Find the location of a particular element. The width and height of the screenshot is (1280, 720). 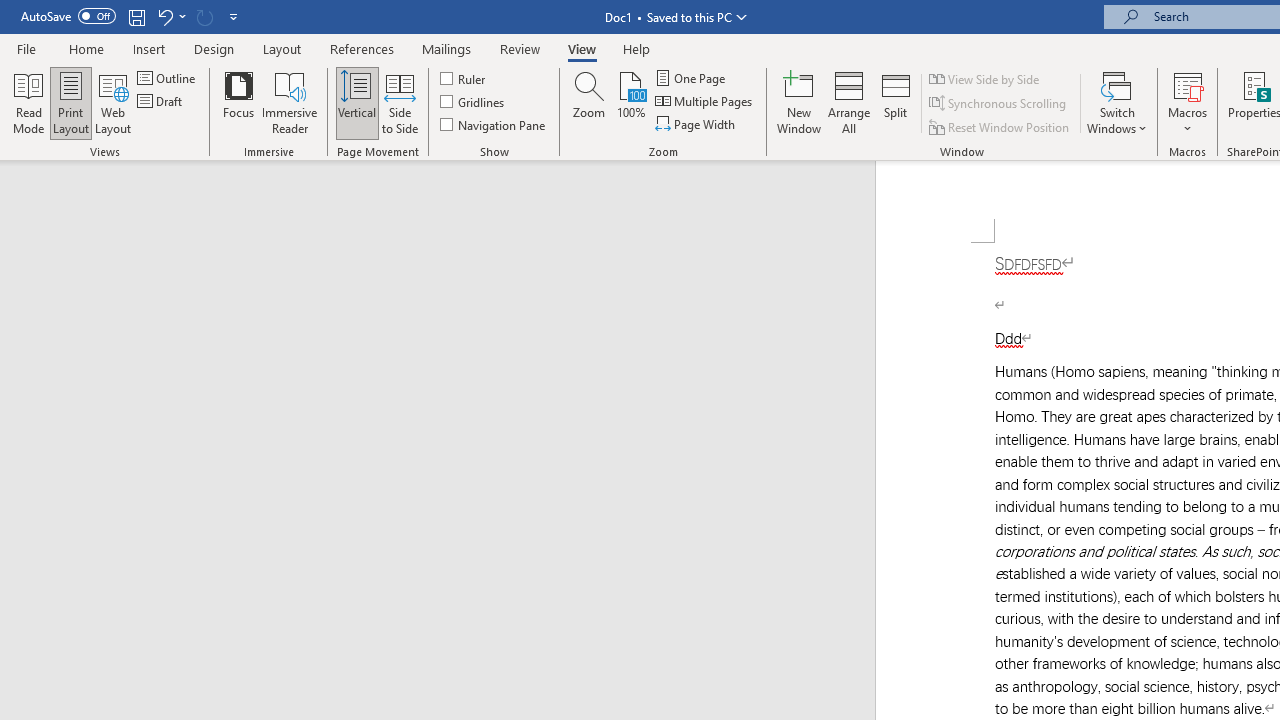

'New Window' is located at coordinates (798, 103).